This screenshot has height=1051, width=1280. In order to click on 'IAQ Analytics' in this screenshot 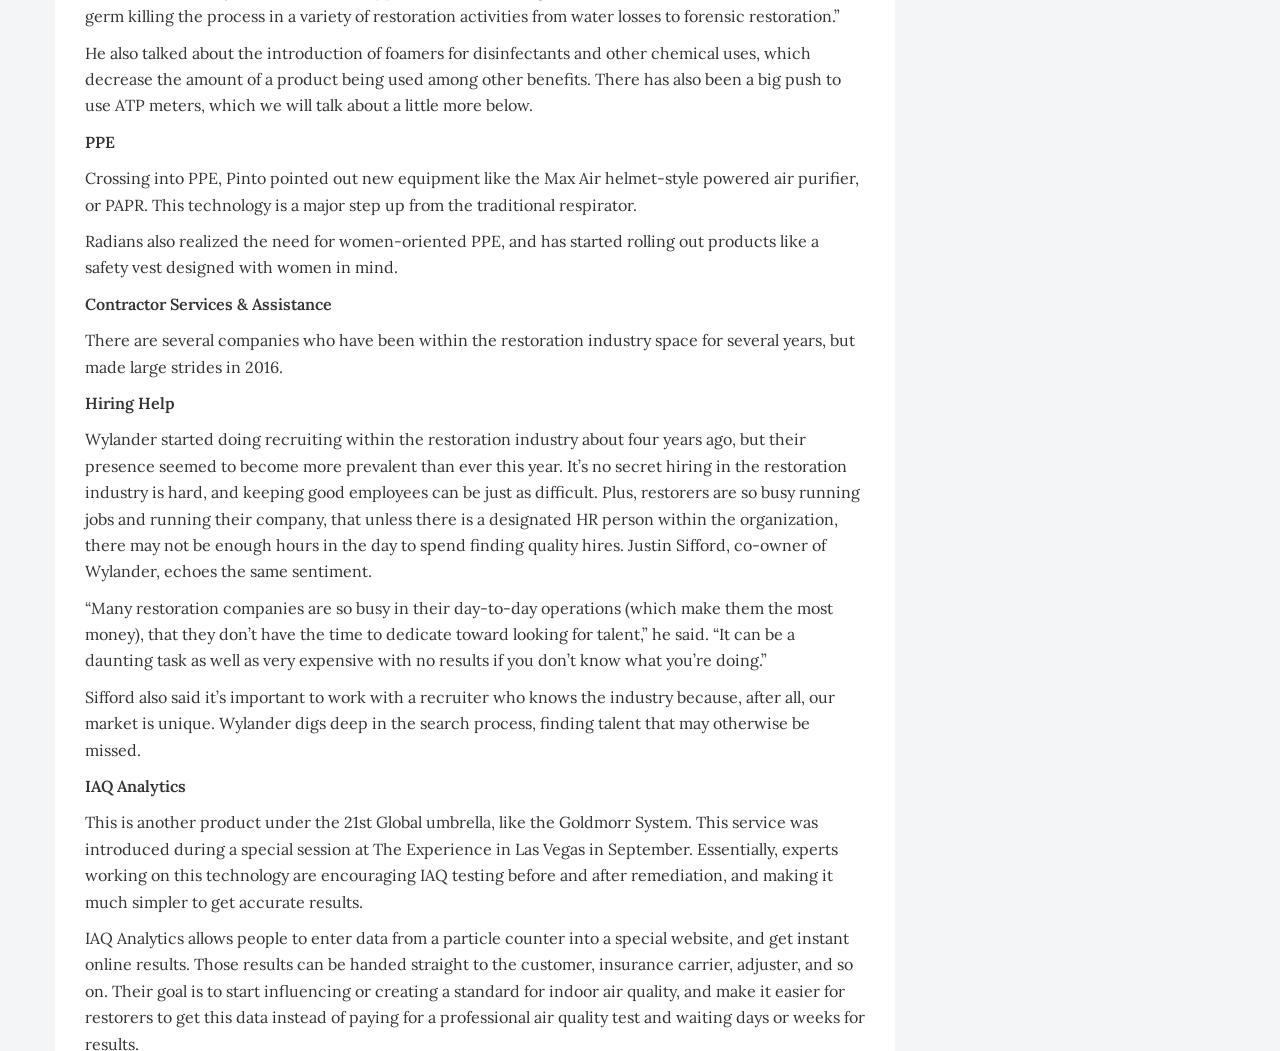, I will do `click(134, 785)`.